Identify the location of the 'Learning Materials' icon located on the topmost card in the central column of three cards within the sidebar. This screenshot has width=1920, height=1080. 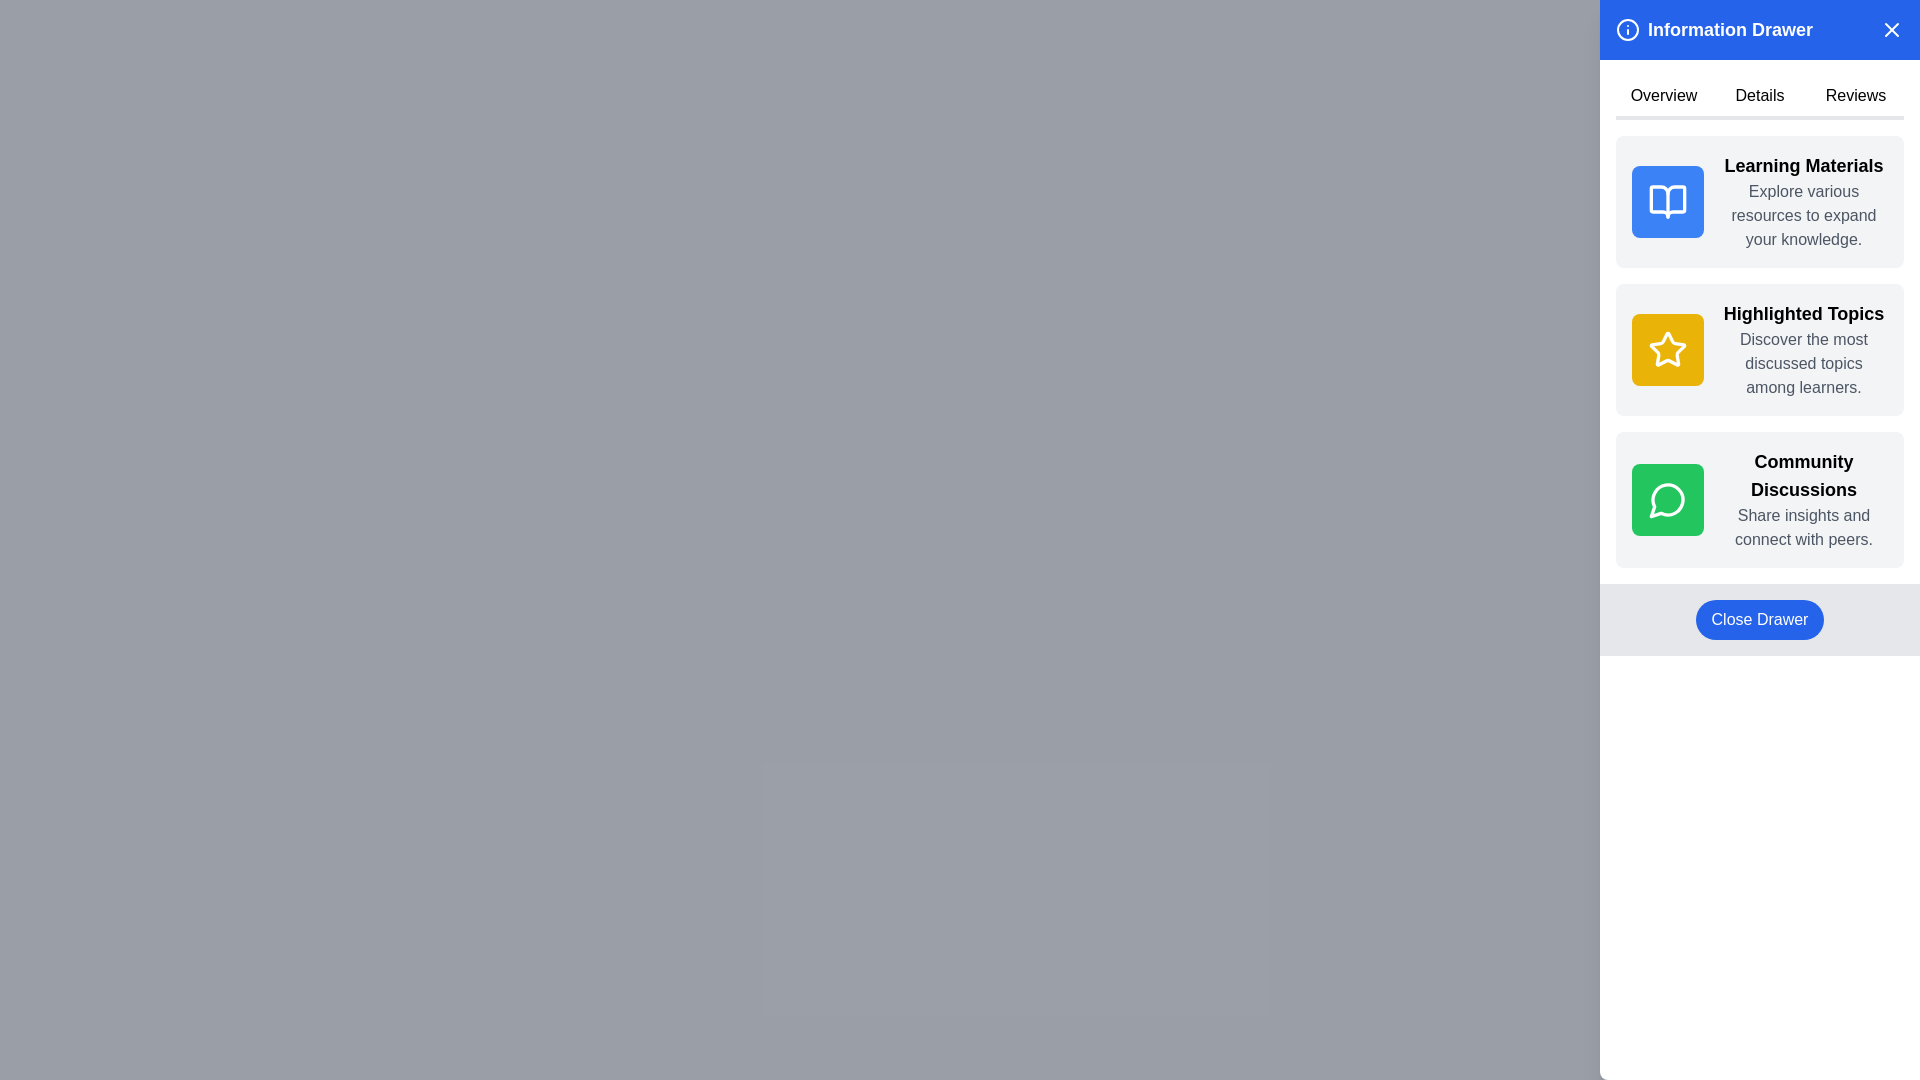
(1668, 201).